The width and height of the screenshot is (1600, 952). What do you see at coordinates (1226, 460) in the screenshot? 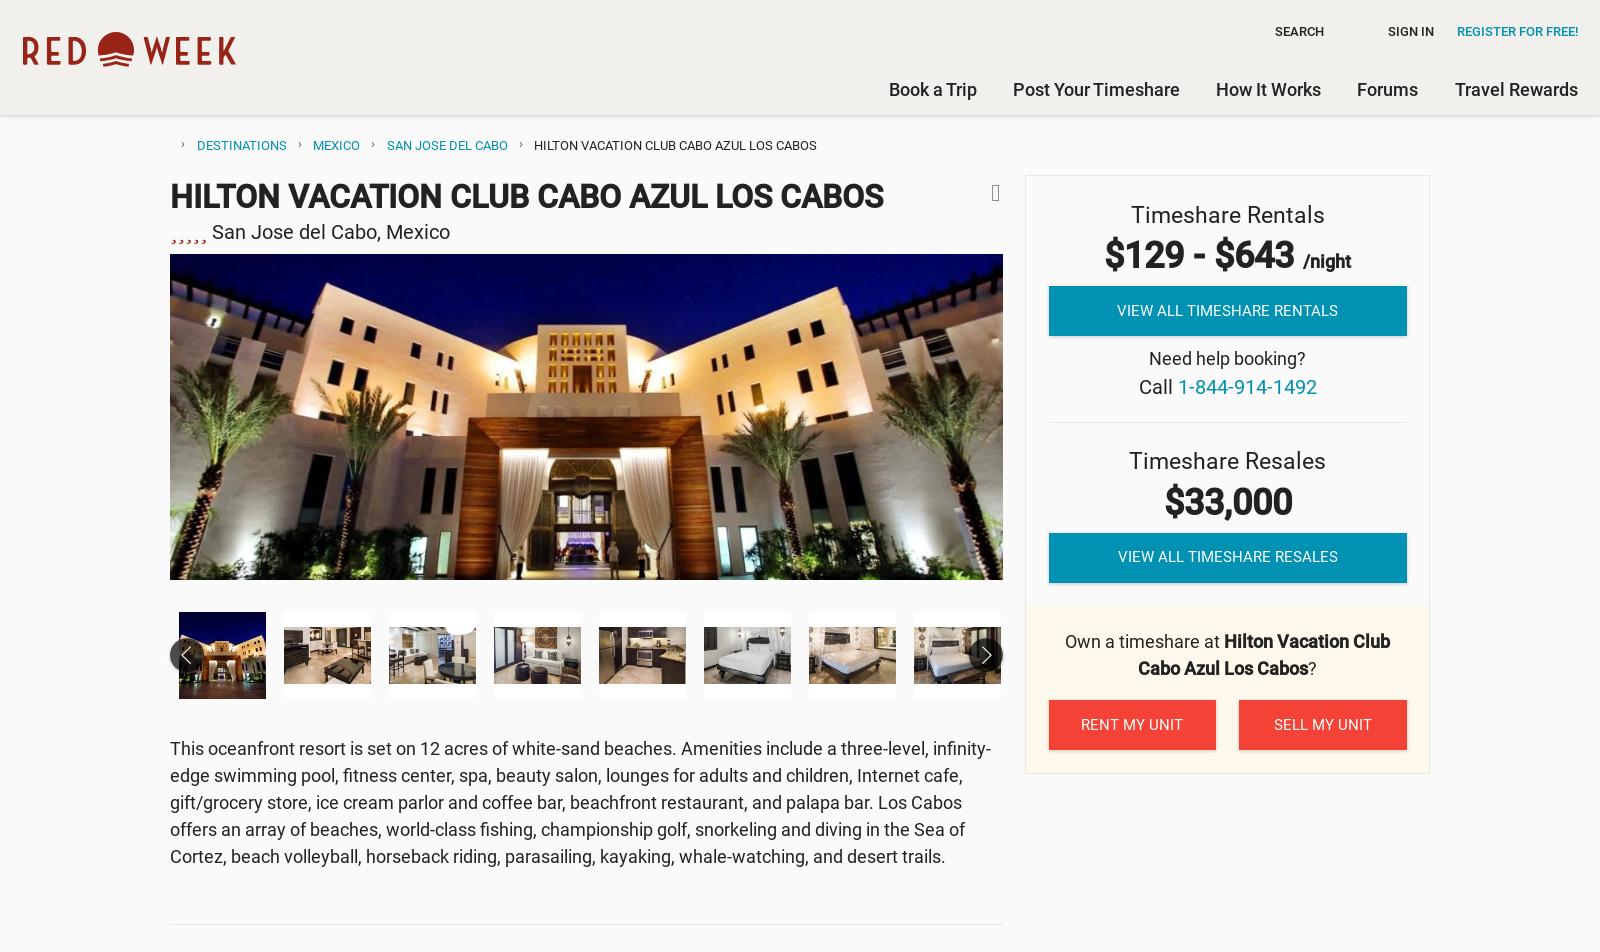
I see `'Timeshare Resales'` at bounding box center [1226, 460].